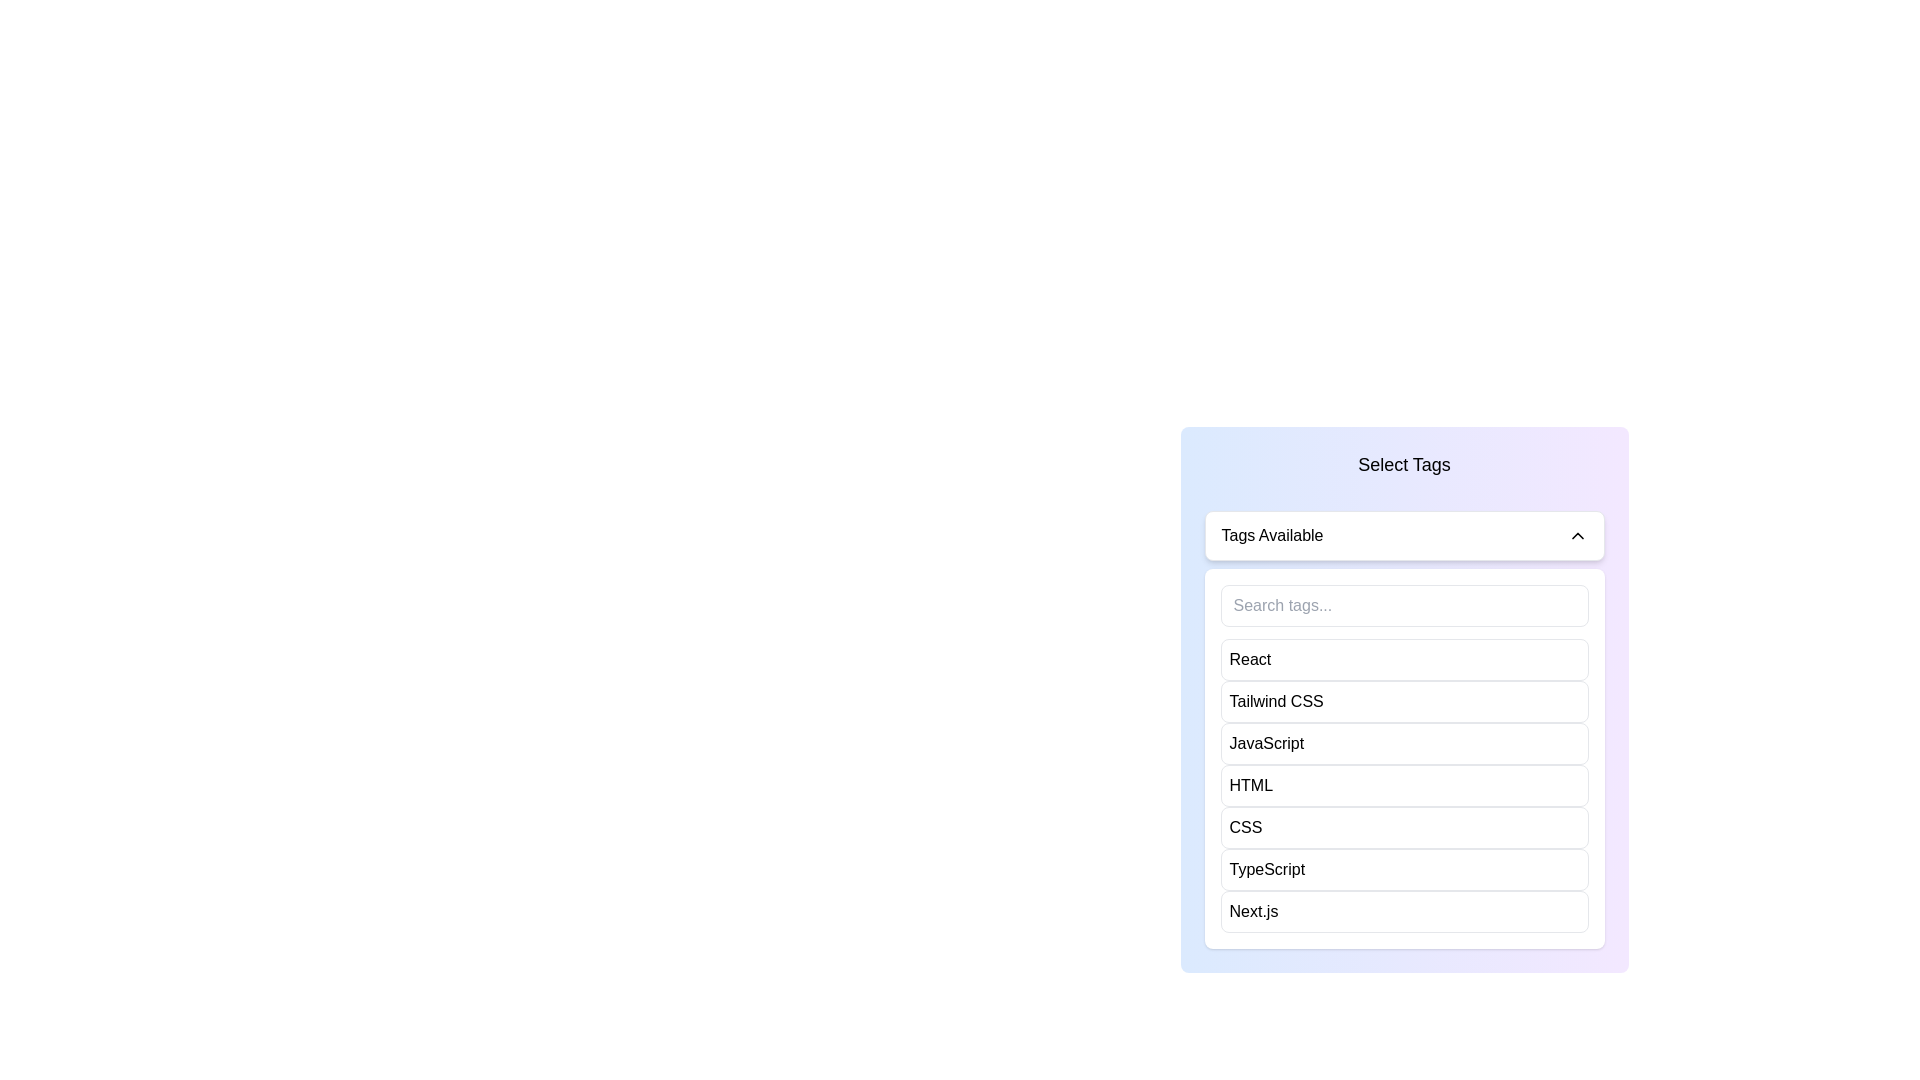  Describe the element at coordinates (1252, 911) in the screenshot. I see `the 'Next.js' text label located at the bottom of the dropdown list` at that location.